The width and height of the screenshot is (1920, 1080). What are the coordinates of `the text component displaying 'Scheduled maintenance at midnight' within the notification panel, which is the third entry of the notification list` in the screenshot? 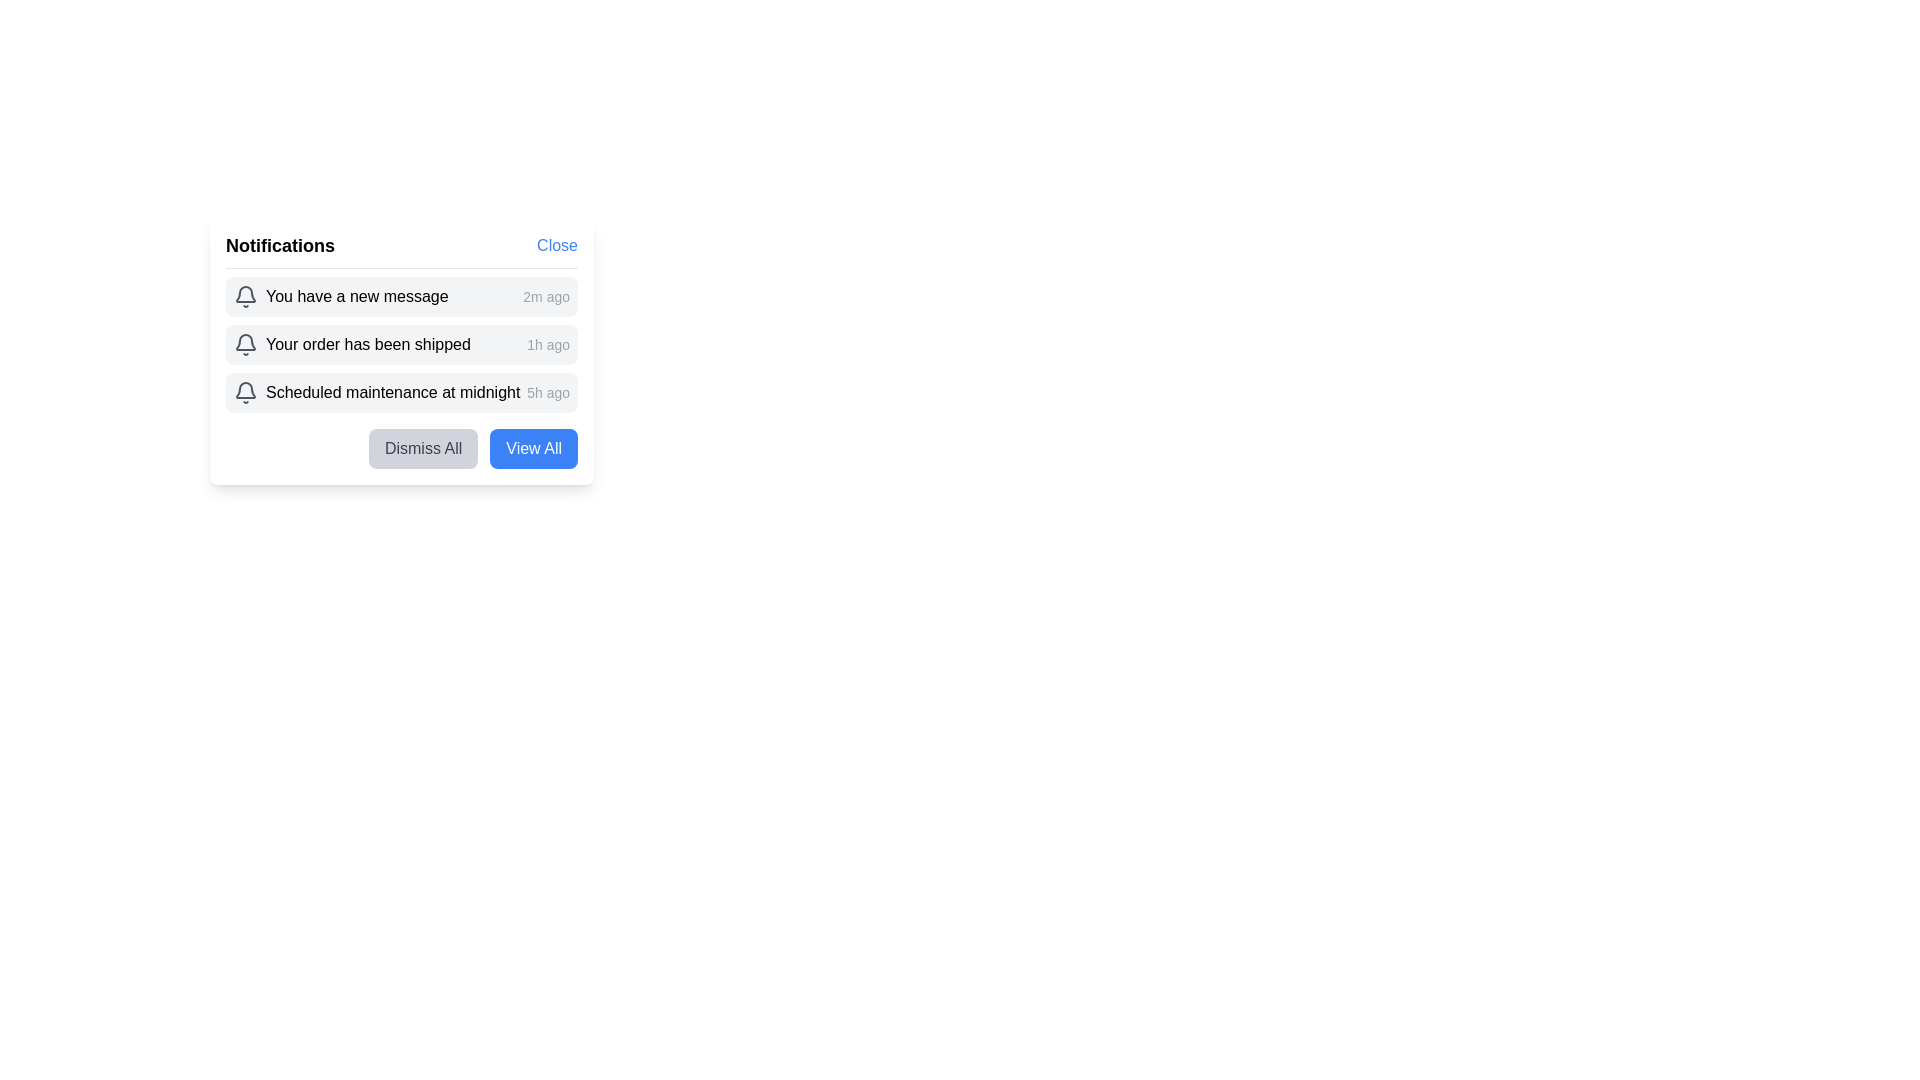 It's located at (393, 393).